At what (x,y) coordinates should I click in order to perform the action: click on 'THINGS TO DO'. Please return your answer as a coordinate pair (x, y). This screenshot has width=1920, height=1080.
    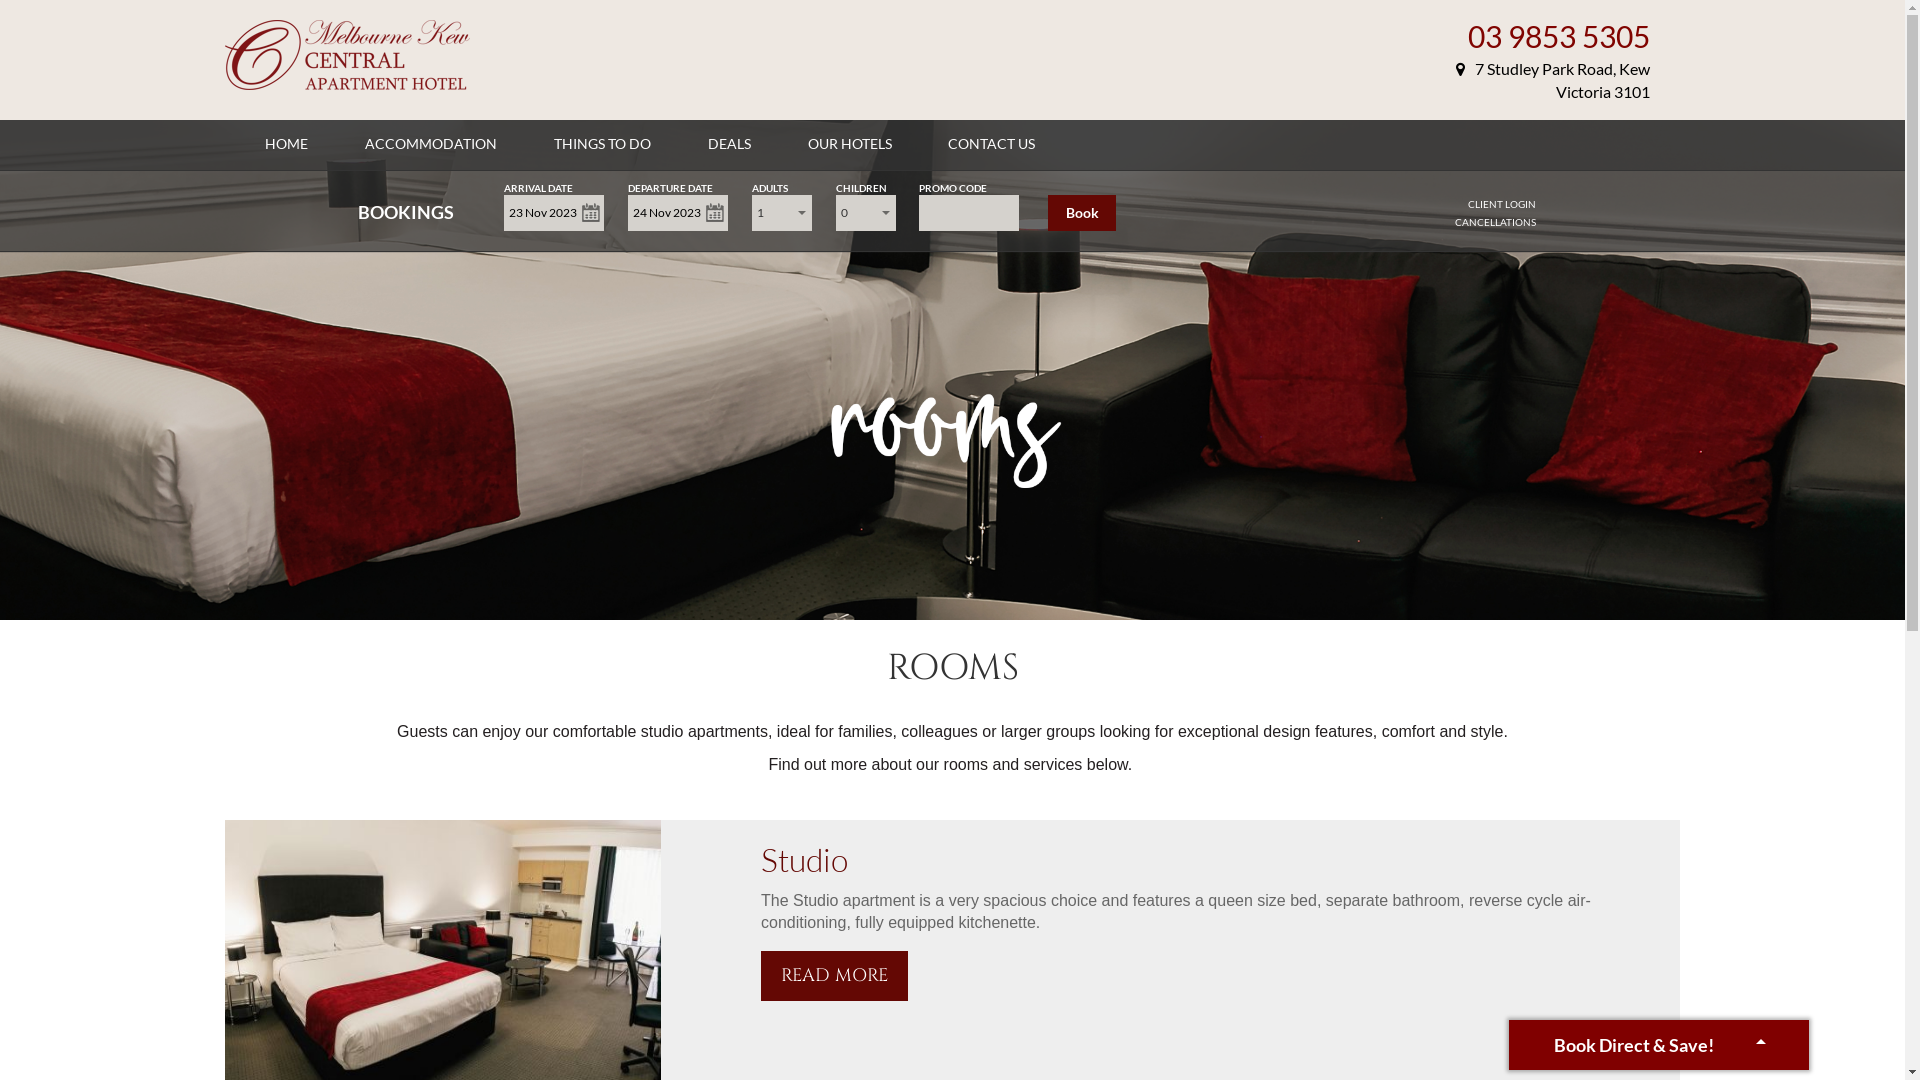
    Looking at the image, I should click on (601, 142).